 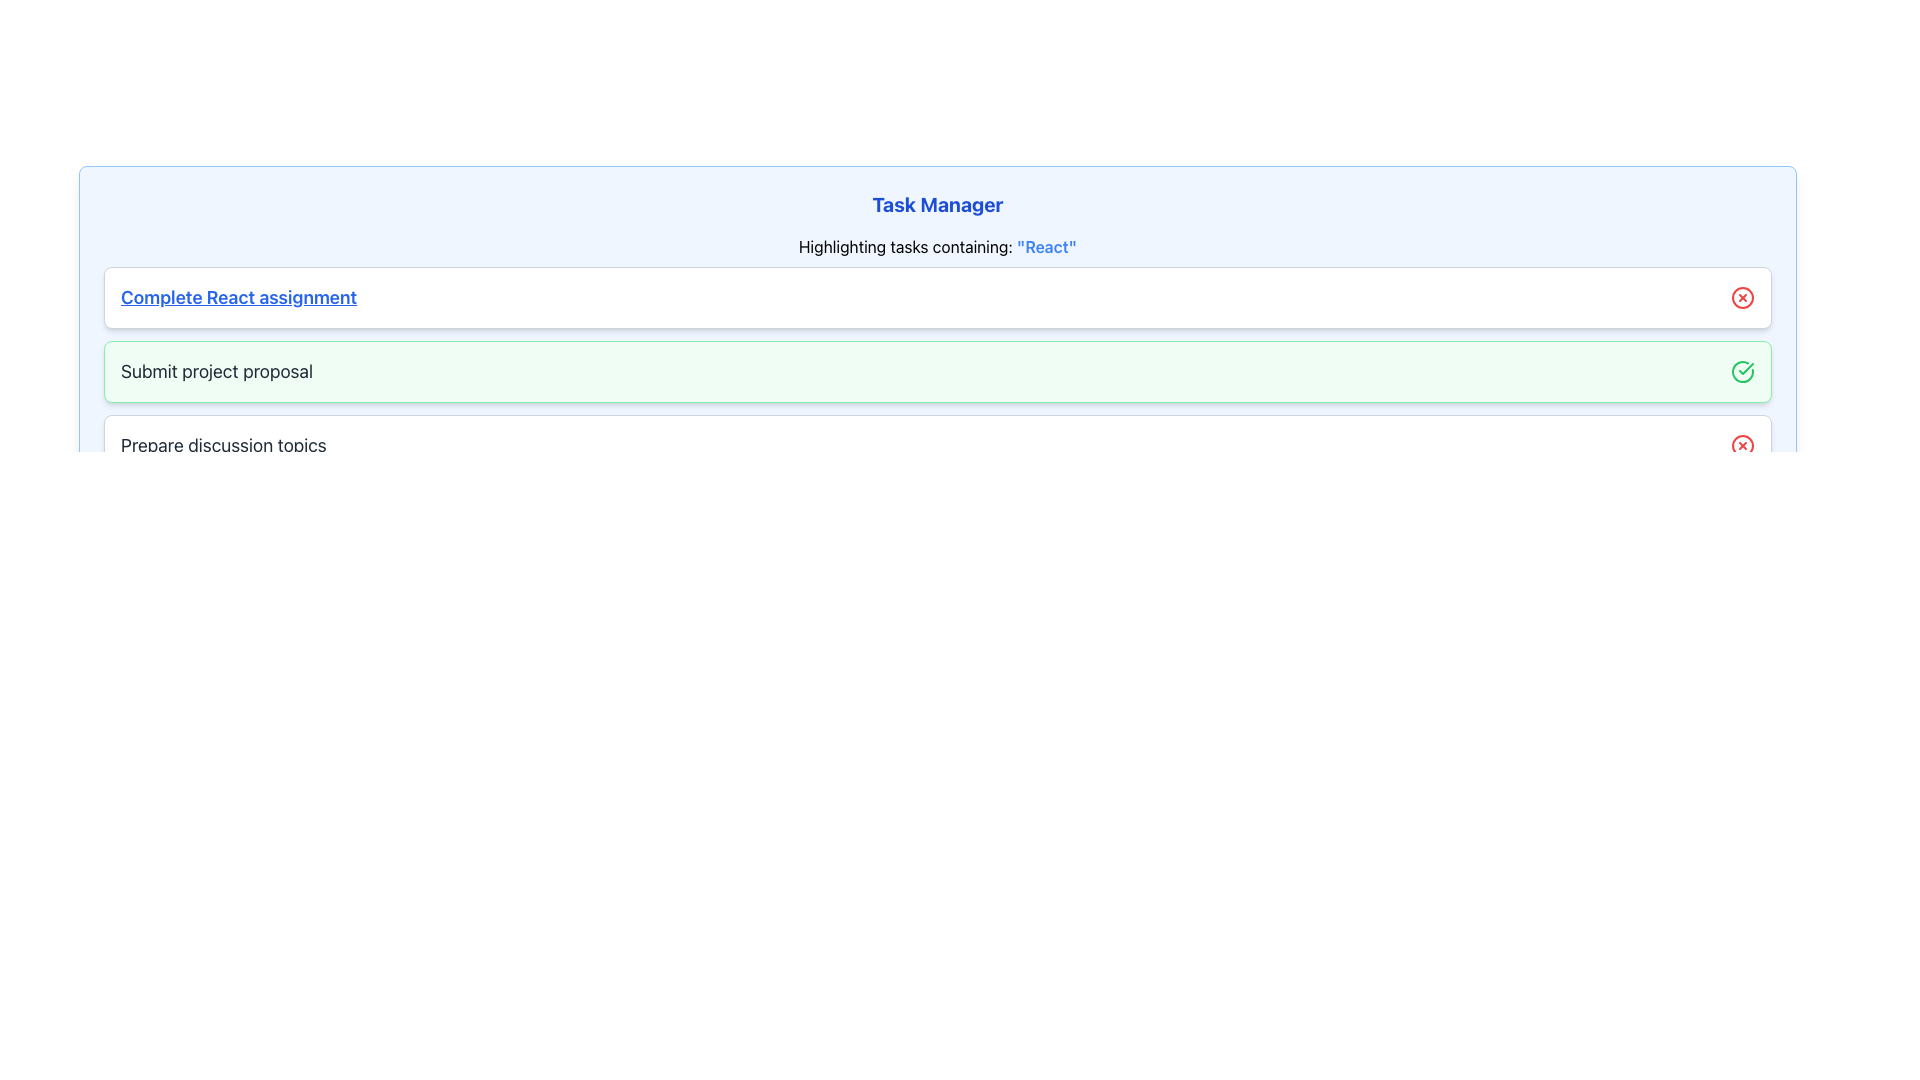 I want to click on text displayed as 'React' in bold blue font, positioned near the end of the phrase 'Highlighting tasks containing: "React"' within the Task Manager section, so click(x=1045, y=245).